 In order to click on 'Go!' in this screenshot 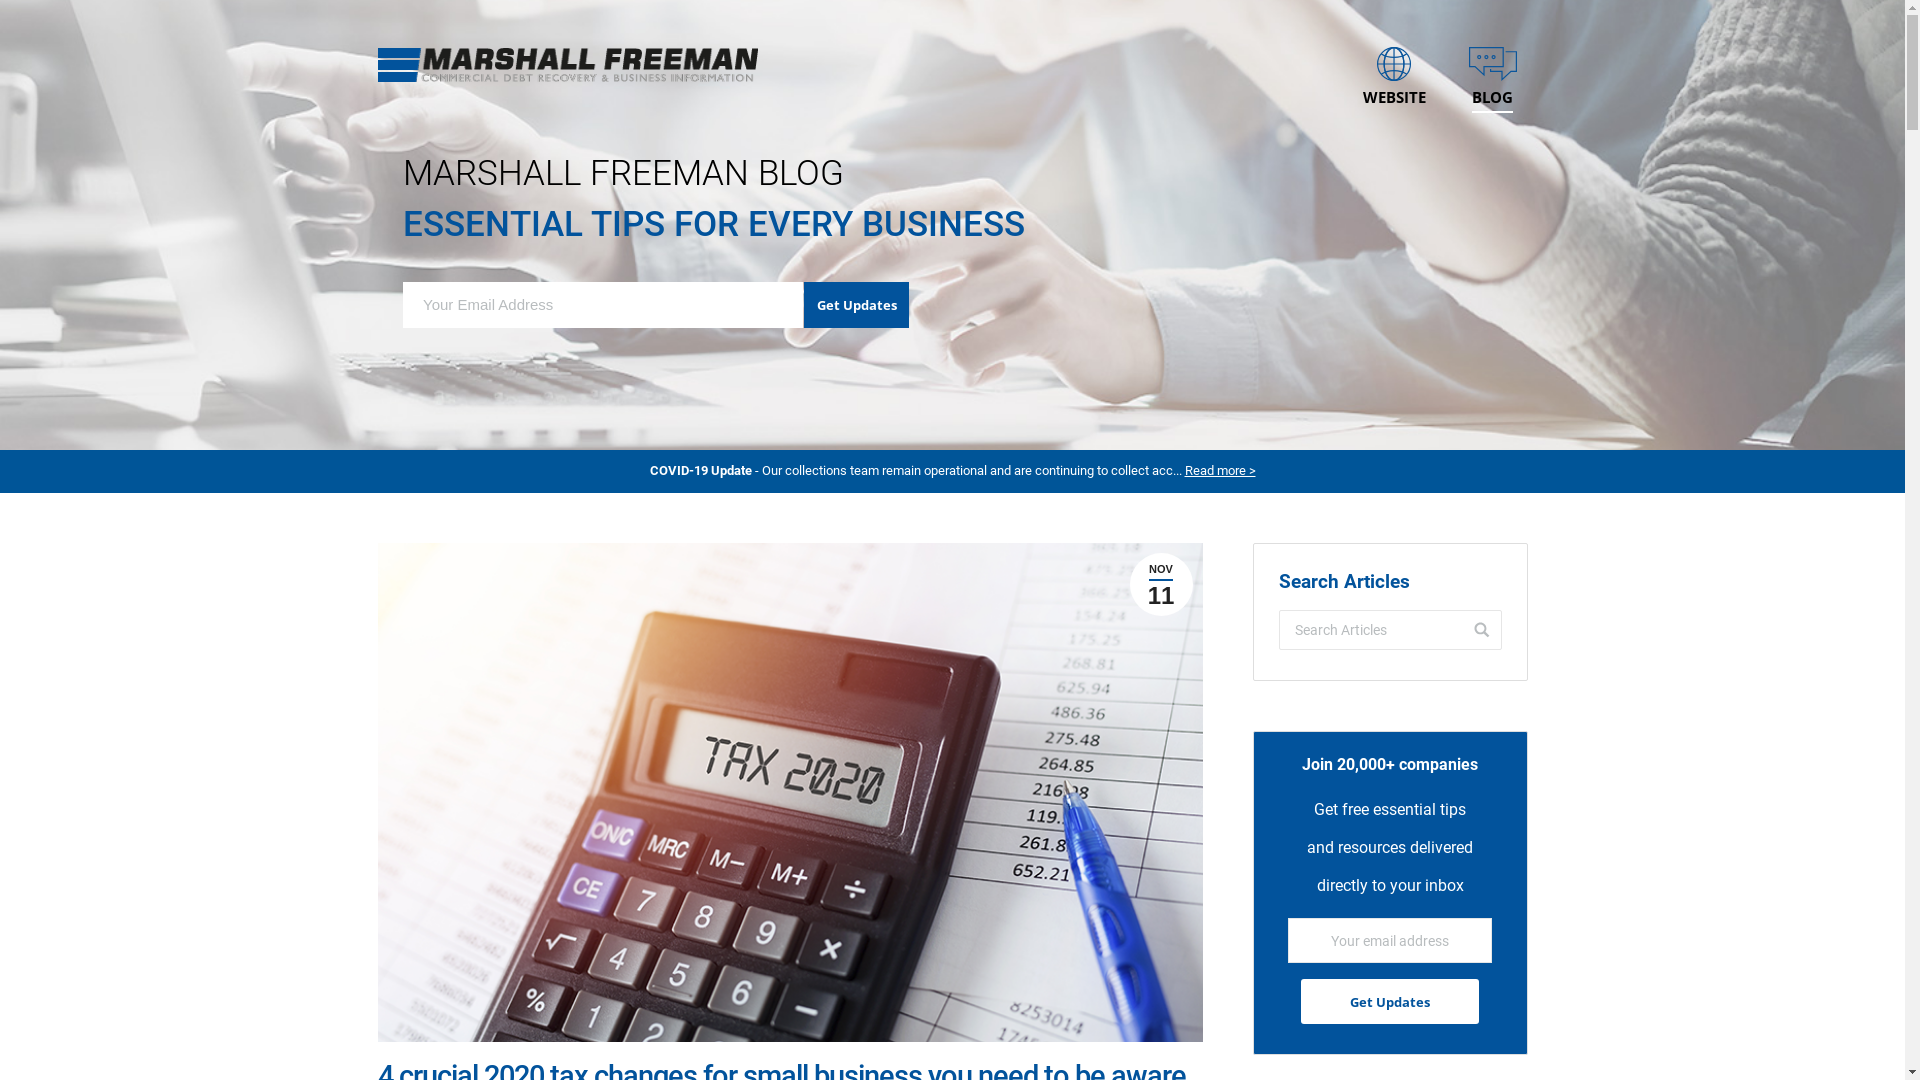, I will do `click(1459, 628)`.